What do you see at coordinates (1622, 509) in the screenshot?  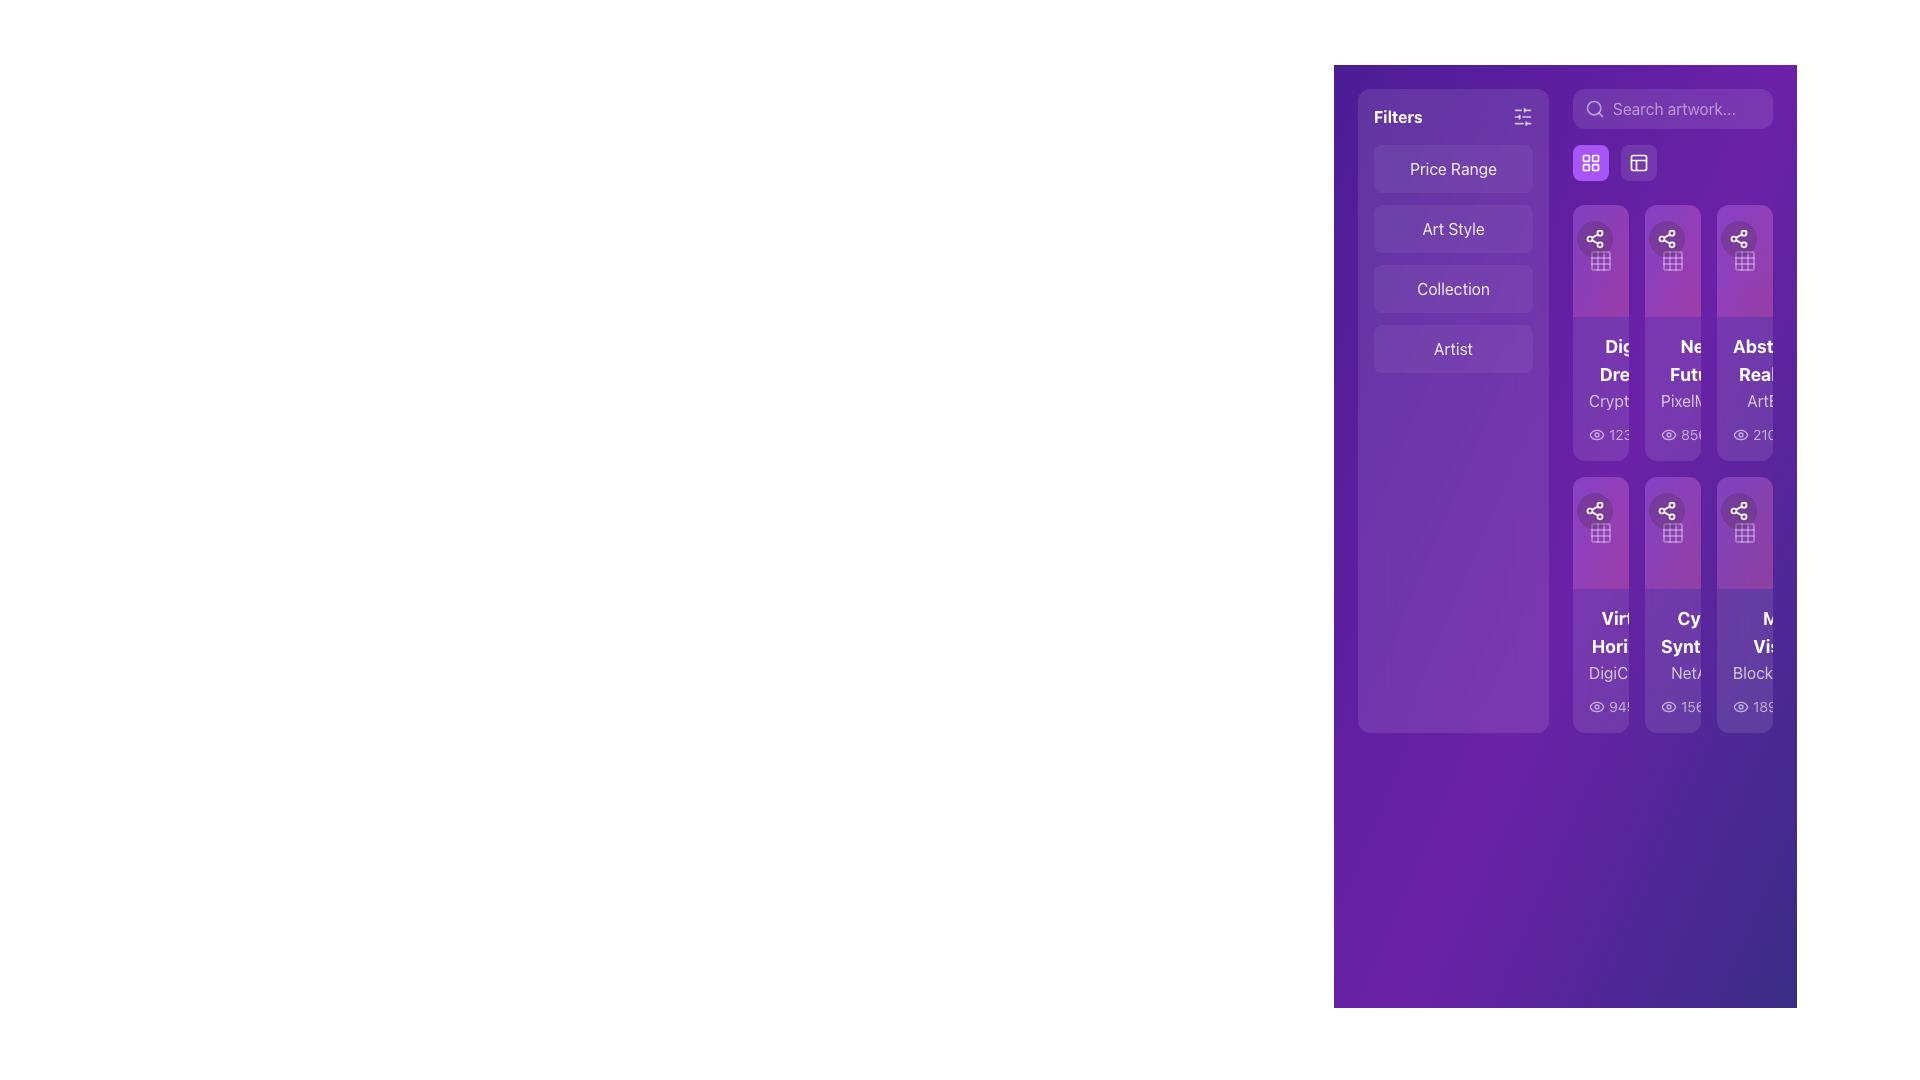 I see `the 'favorite' icon located in the right panel, specifically the third icon in the vertical column of the second card in the third row` at bounding box center [1622, 509].